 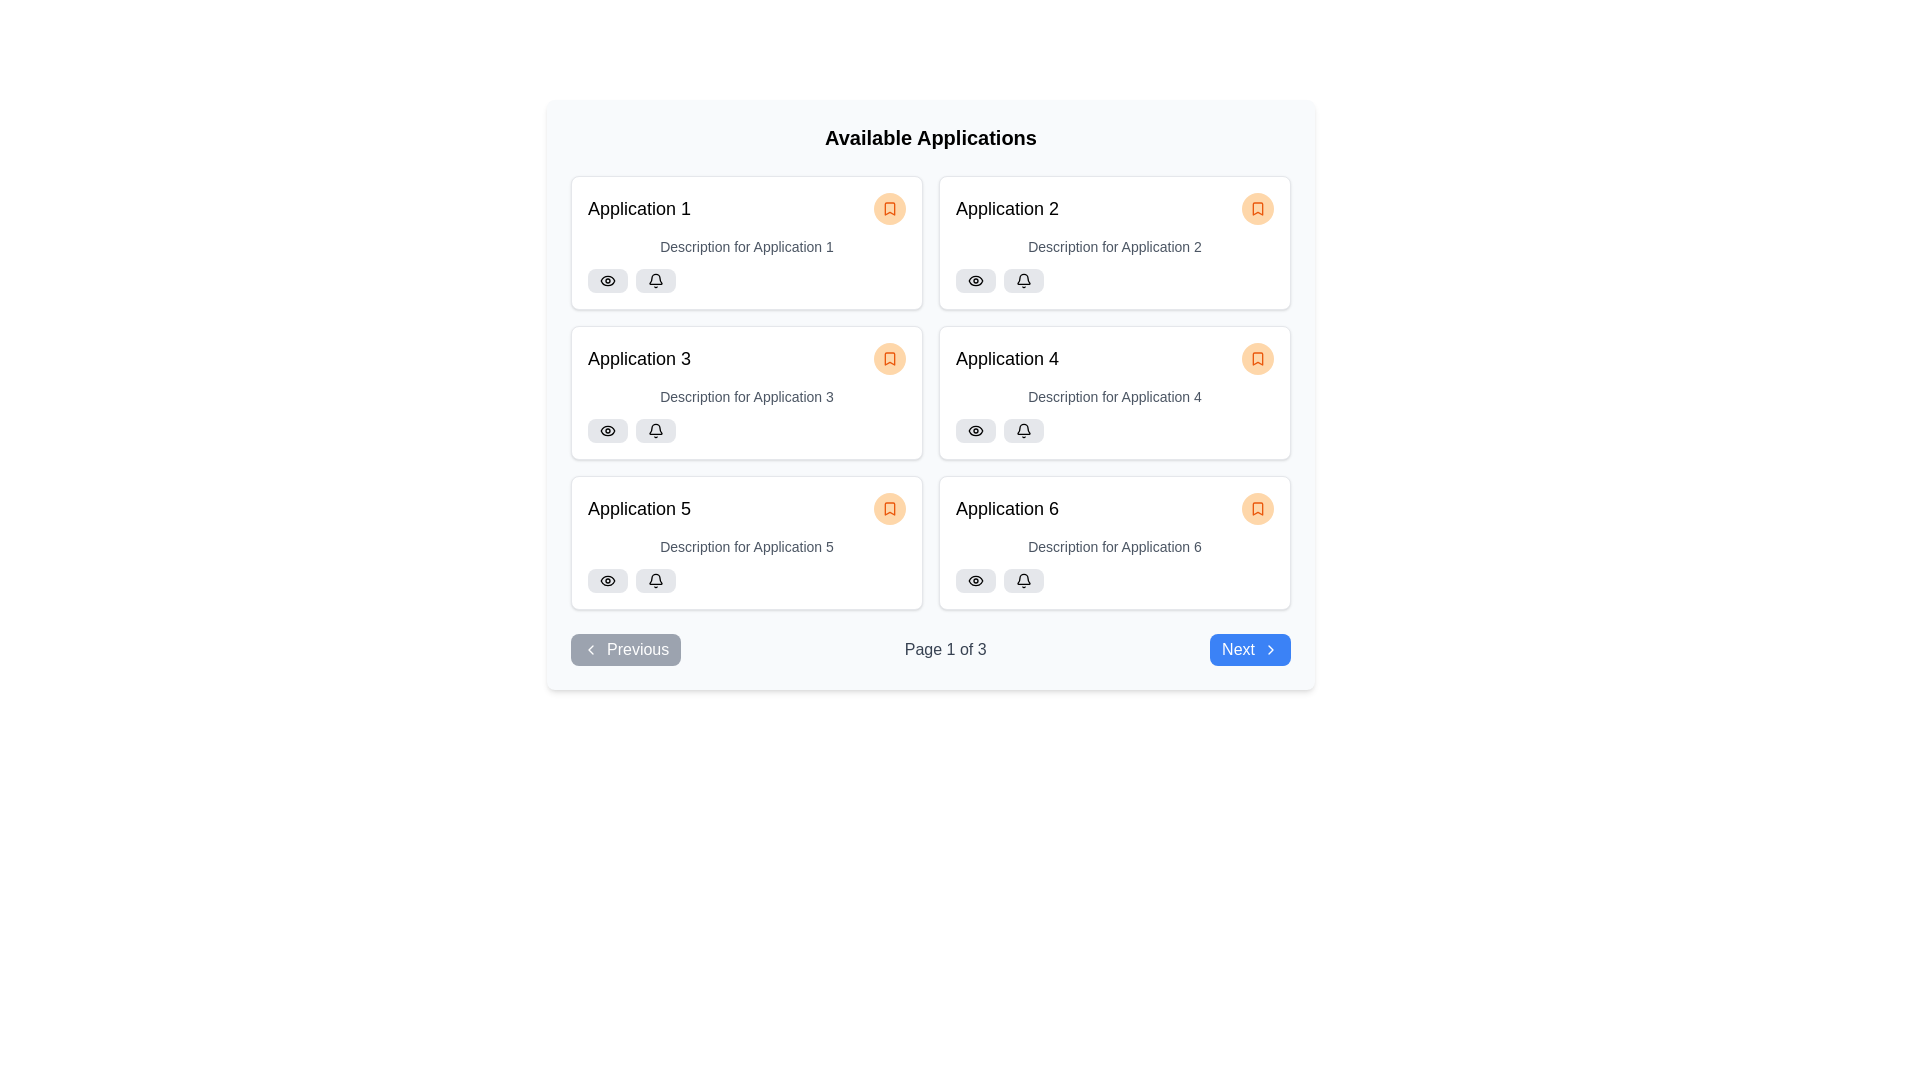 What do you see at coordinates (975, 281) in the screenshot?
I see `the eye-shaped icon representing the 'view' or 'preview' feature associated with 'Application 2'` at bounding box center [975, 281].